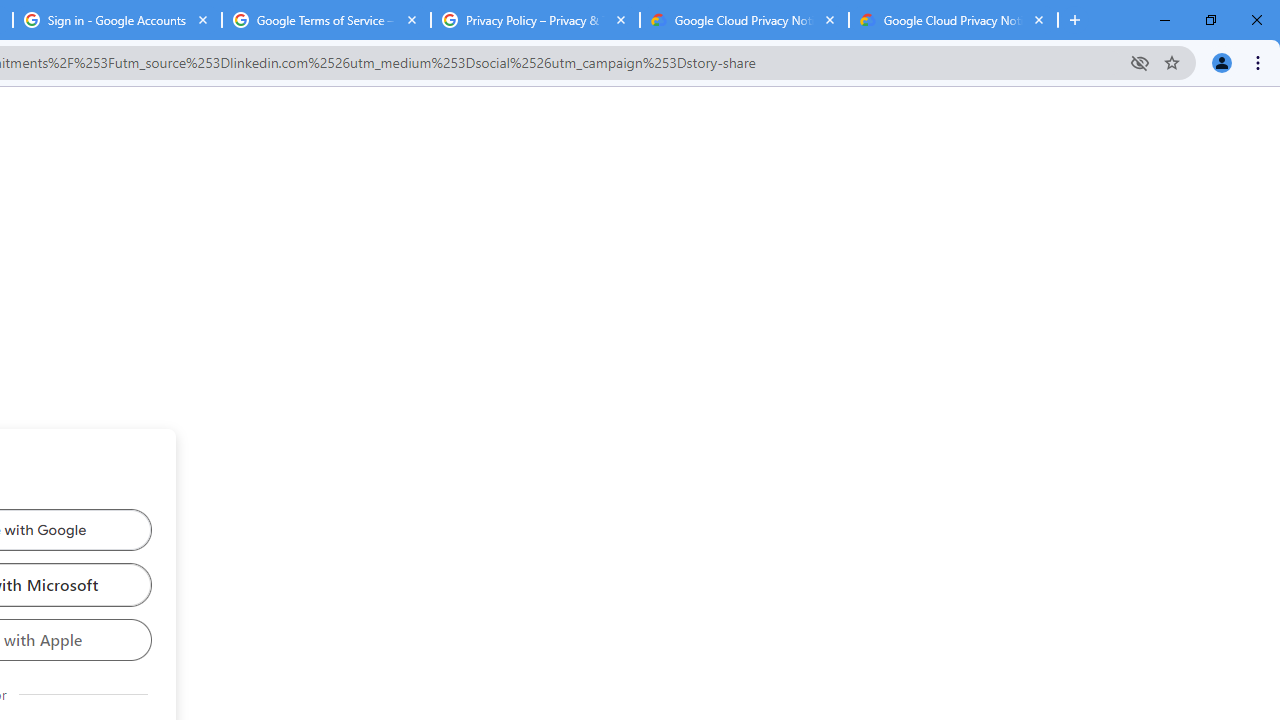 The width and height of the screenshot is (1280, 720). What do you see at coordinates (116, 20) in the screenshot?
I see `'Sign in - Google Accounts'` at bounding box center [116, 20].